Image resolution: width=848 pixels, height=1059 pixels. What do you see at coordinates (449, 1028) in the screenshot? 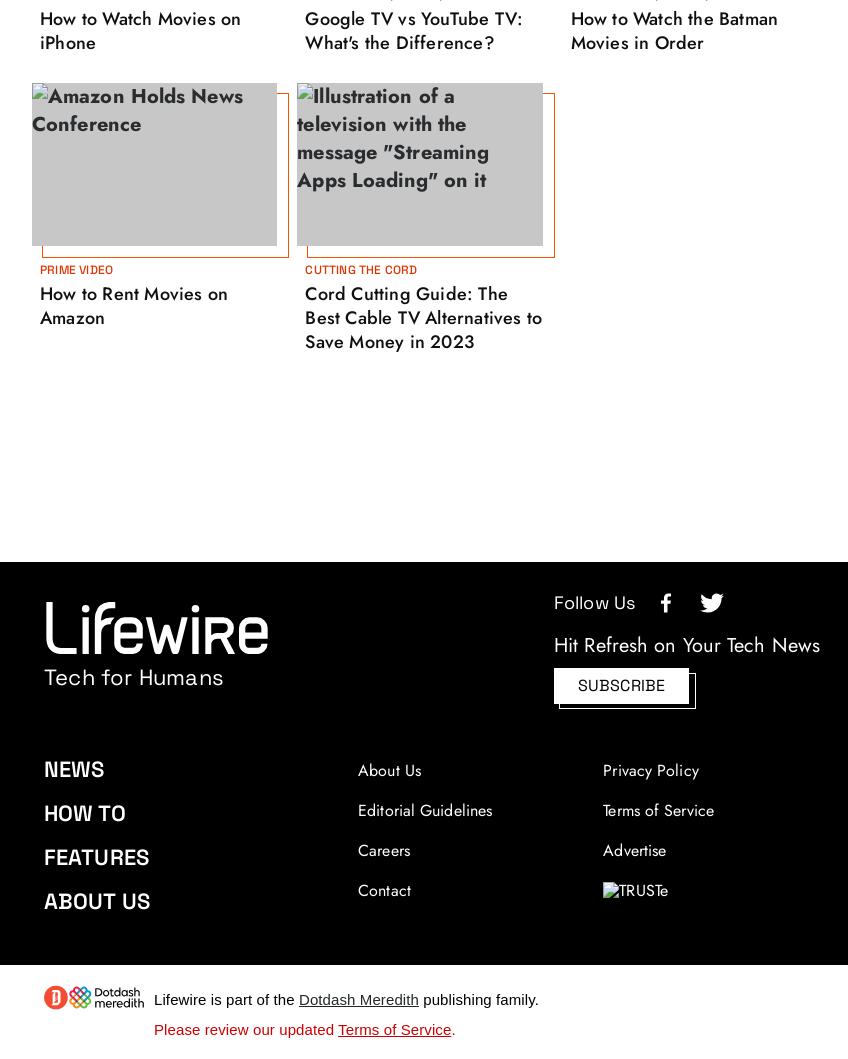
I see `'.'` at bounding box center [449, 1028].